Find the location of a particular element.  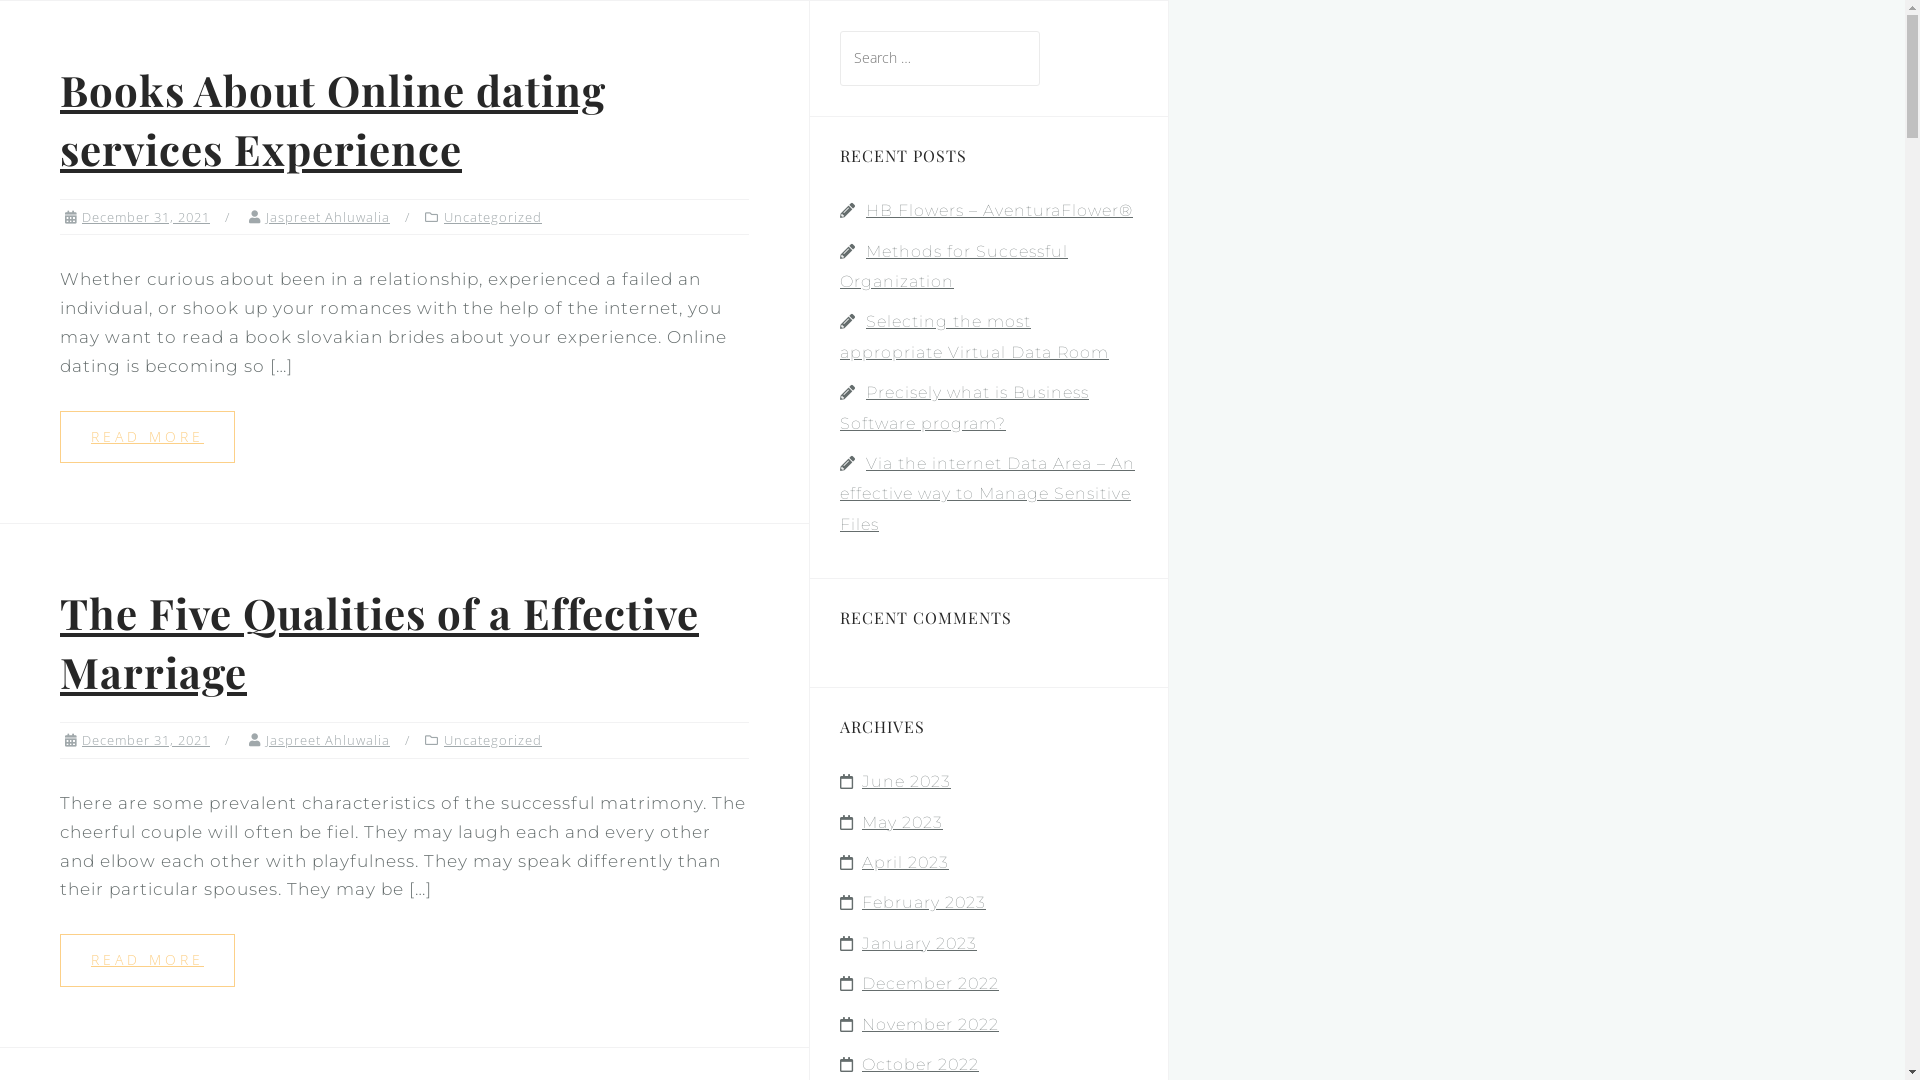

'Books About Online dating services Experience' is located at coordinates (332, 119).